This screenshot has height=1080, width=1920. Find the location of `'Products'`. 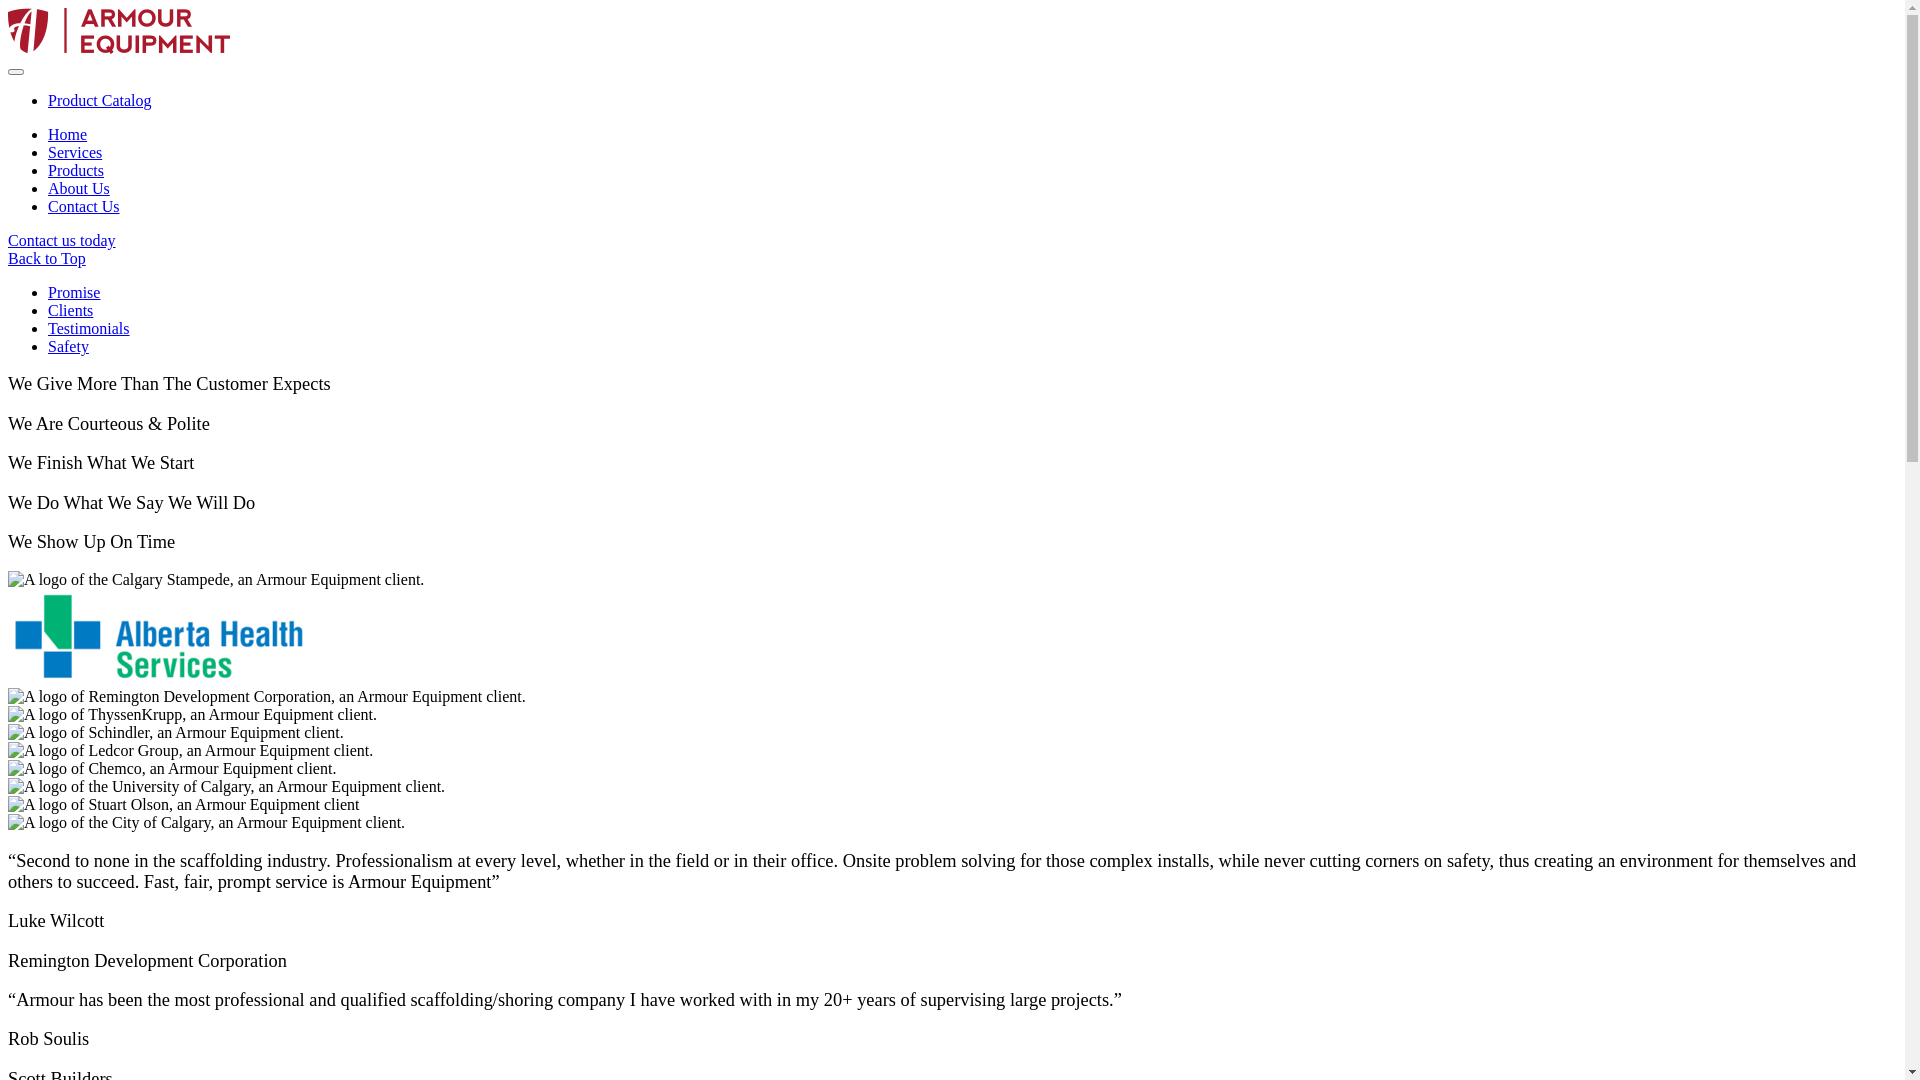

'Products' is located at coordinates (76, 169).